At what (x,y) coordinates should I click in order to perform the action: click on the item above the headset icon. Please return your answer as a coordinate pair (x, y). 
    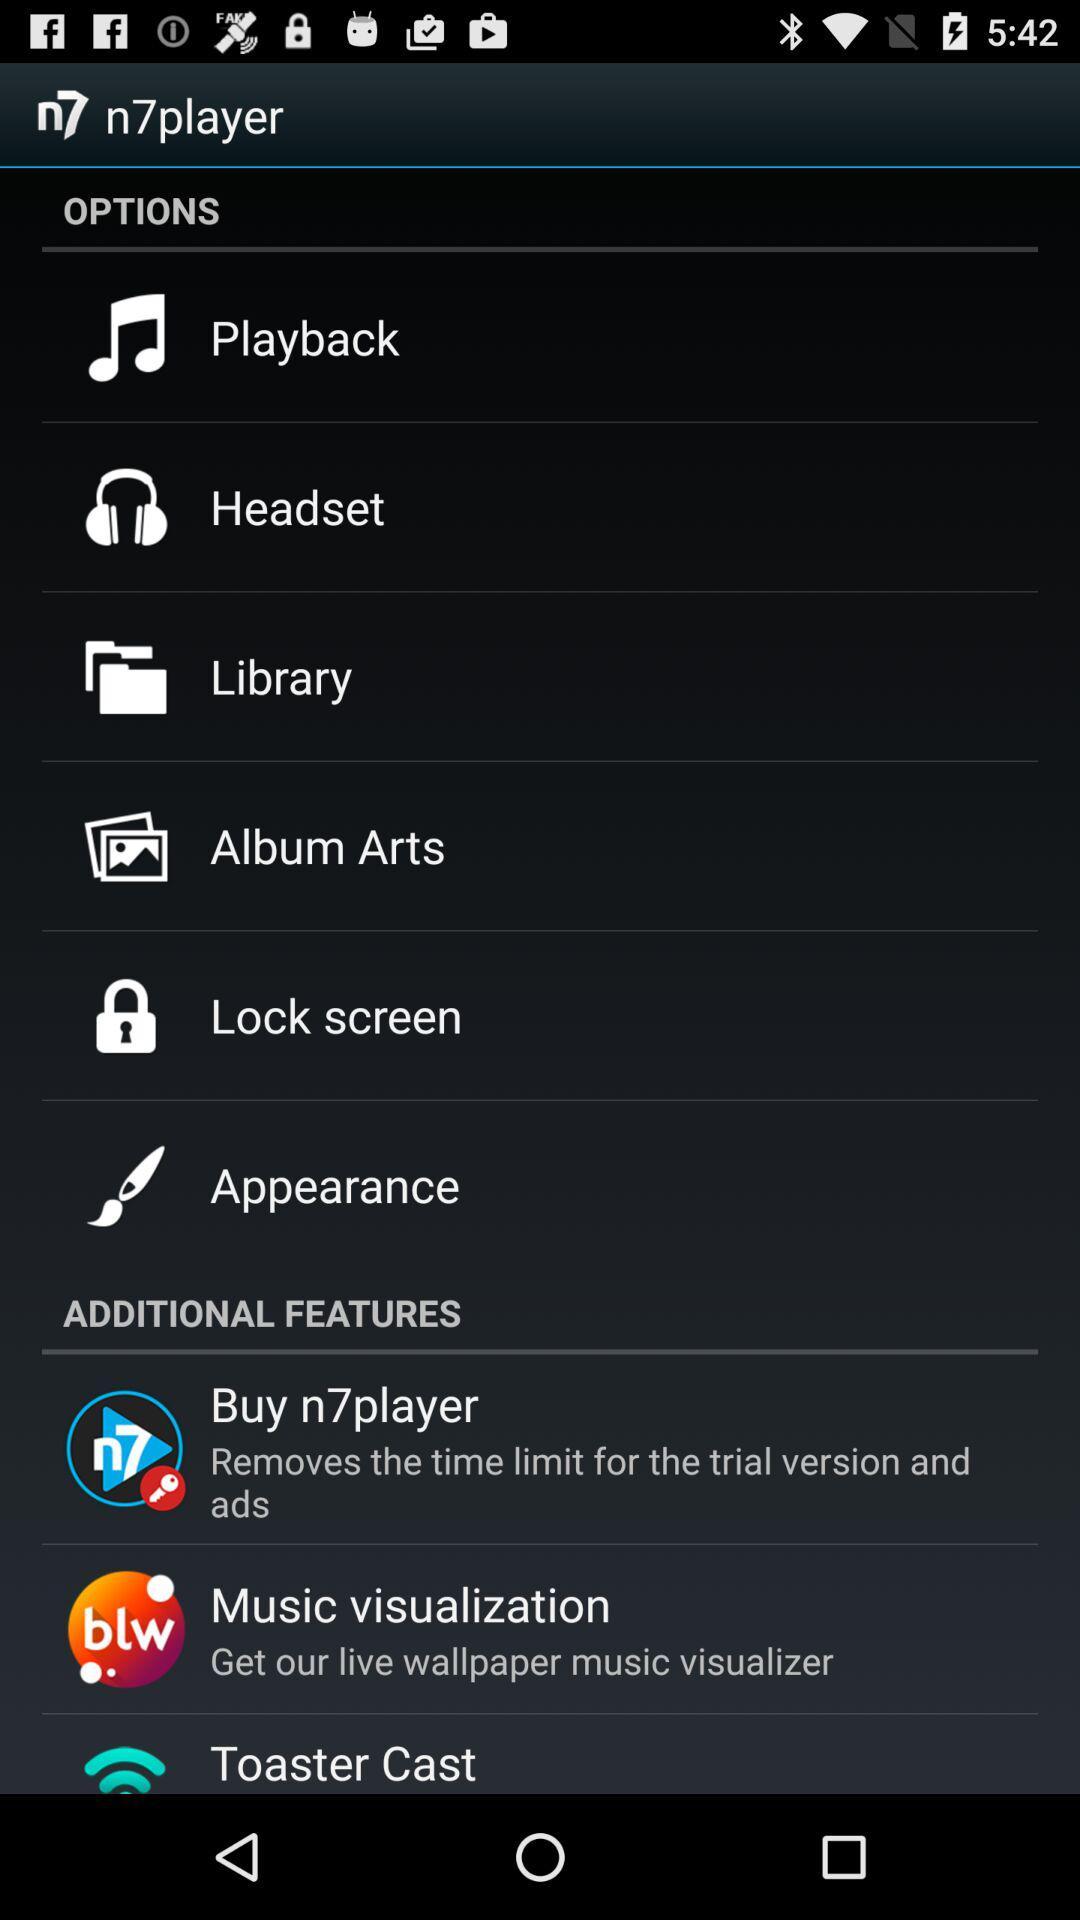
    Looking at the image, I should click on (304, 337).